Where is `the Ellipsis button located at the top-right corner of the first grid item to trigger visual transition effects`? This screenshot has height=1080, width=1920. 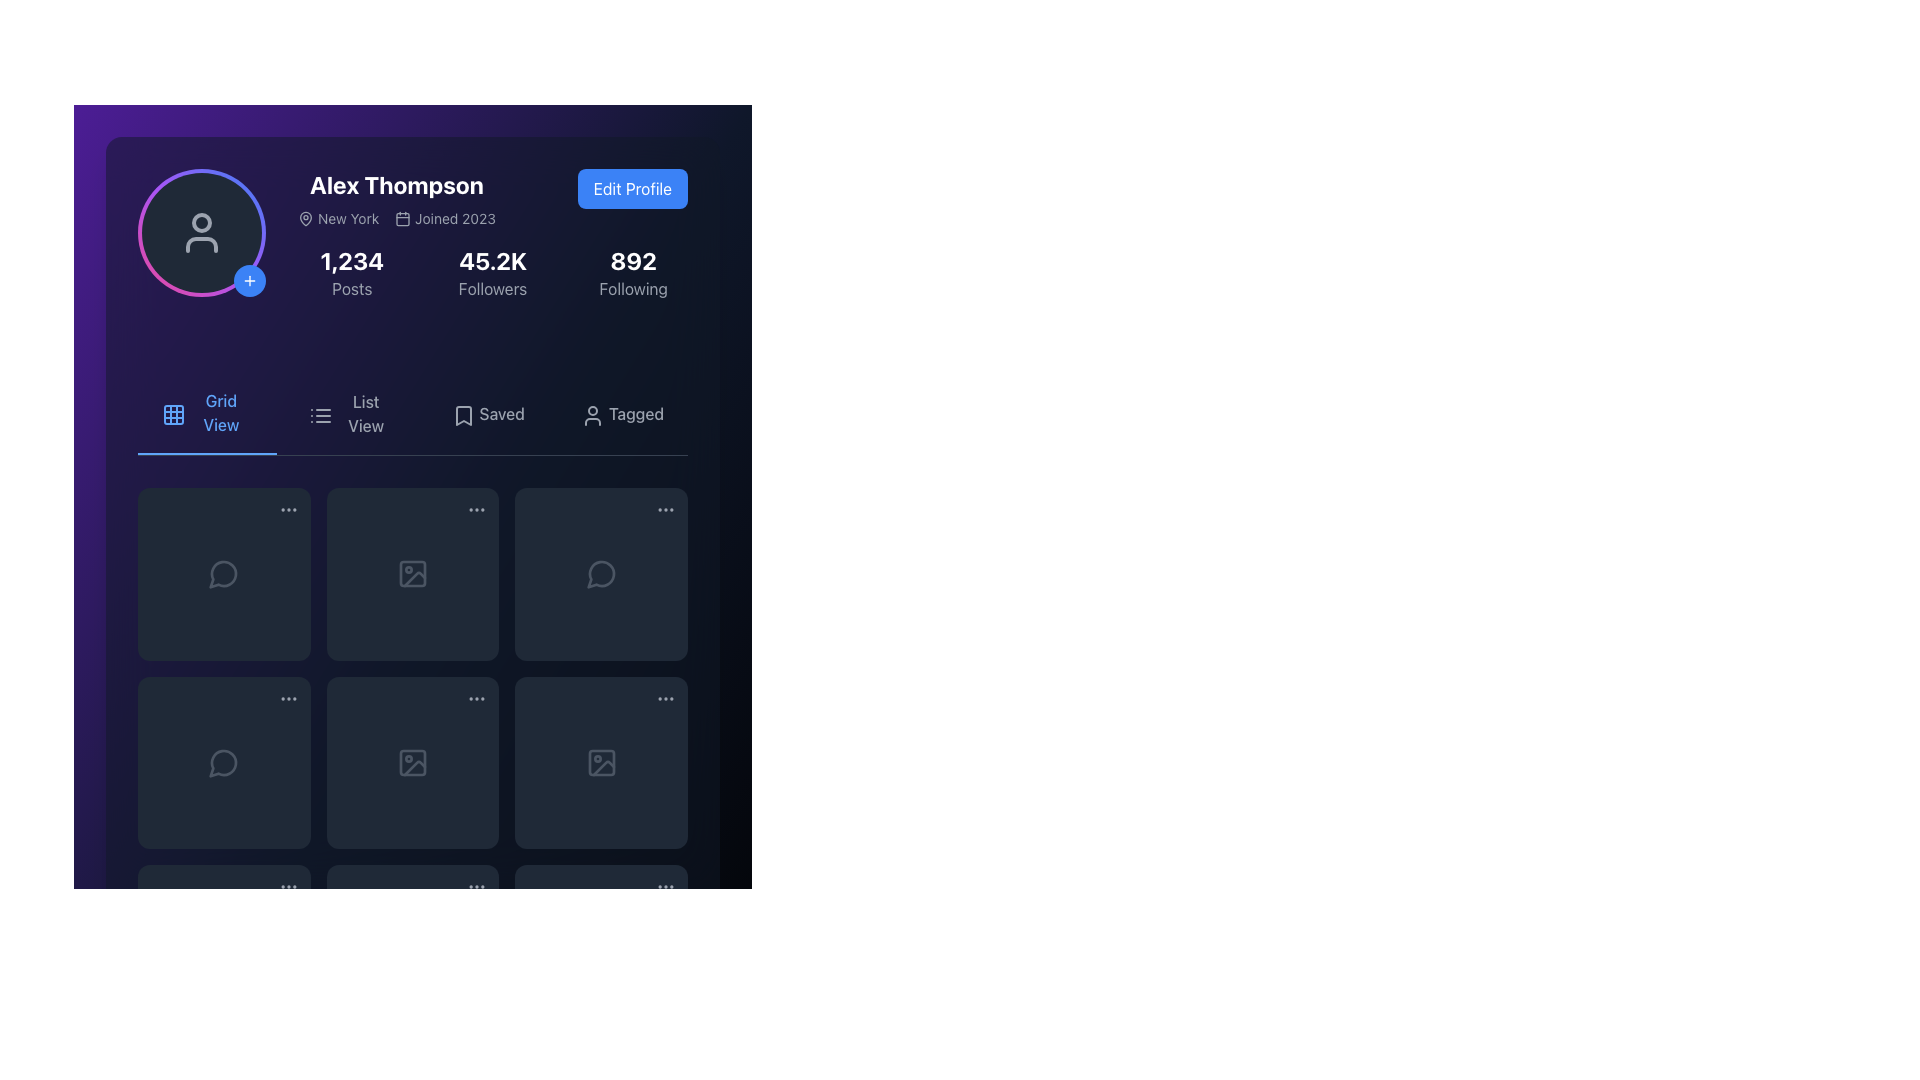 the Ellipsis button located at the top-right corner of the first grid item to trigger visual transition effects is located at coordinates (287, 508).